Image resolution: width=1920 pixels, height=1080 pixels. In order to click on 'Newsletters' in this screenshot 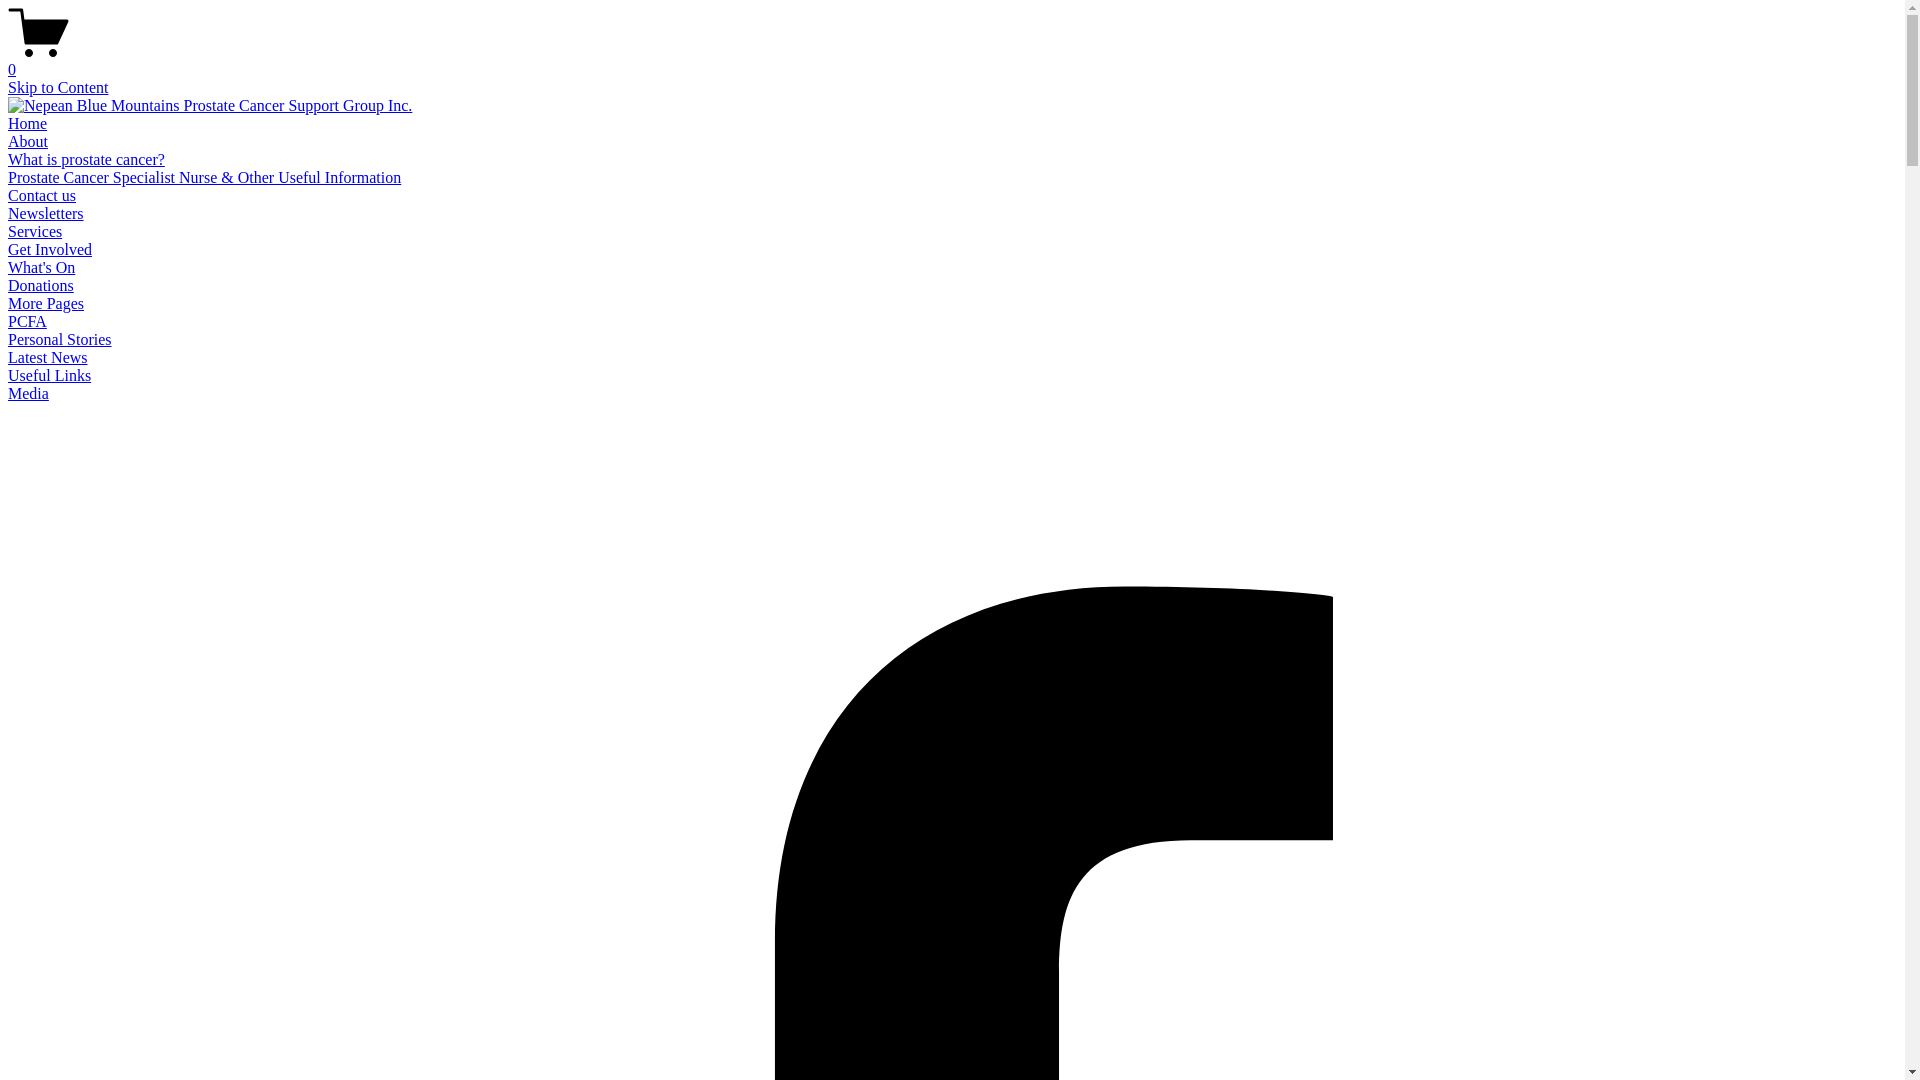, I will do `click(46, 213)`.